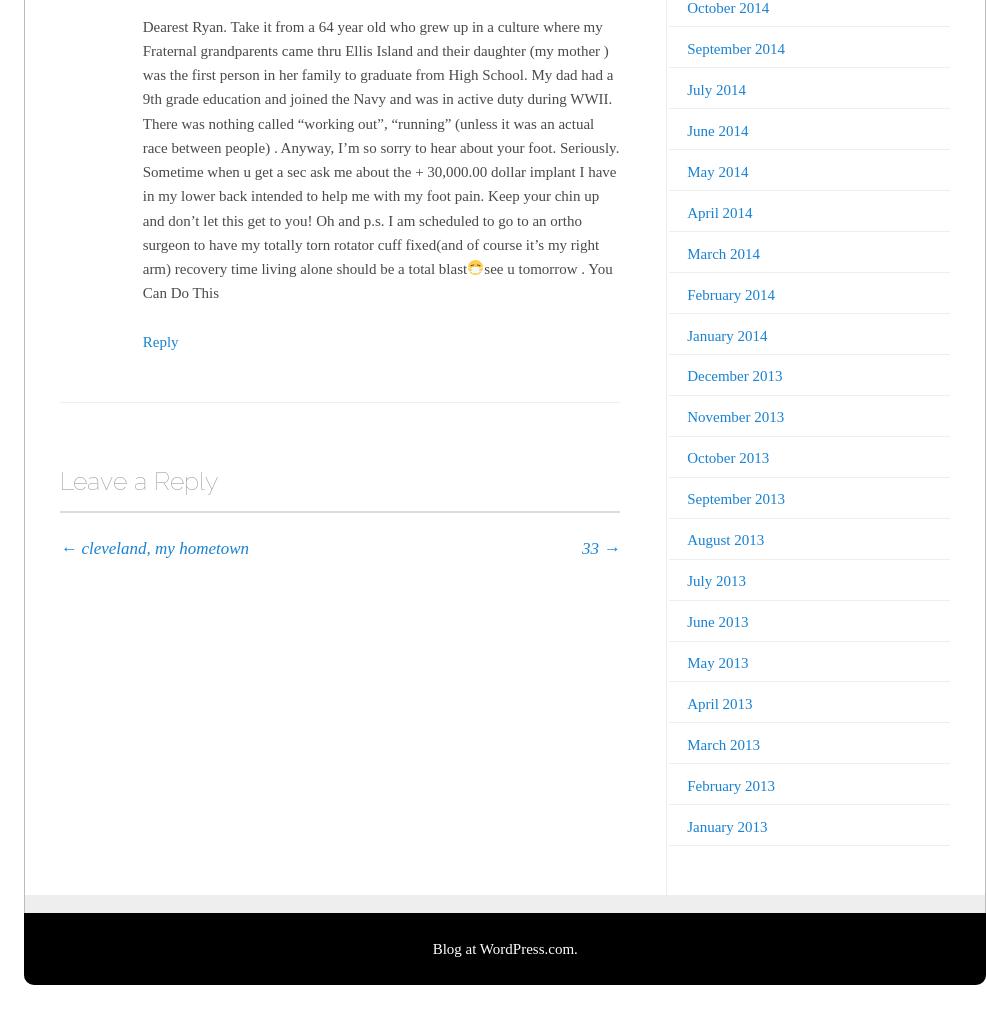 Image resolution: width=986 pixels, height=1010 pixels. What do you see at coordinates (718, 702) in the screenshot?
I see `'April 2013'` at bounding box center [718, 702].